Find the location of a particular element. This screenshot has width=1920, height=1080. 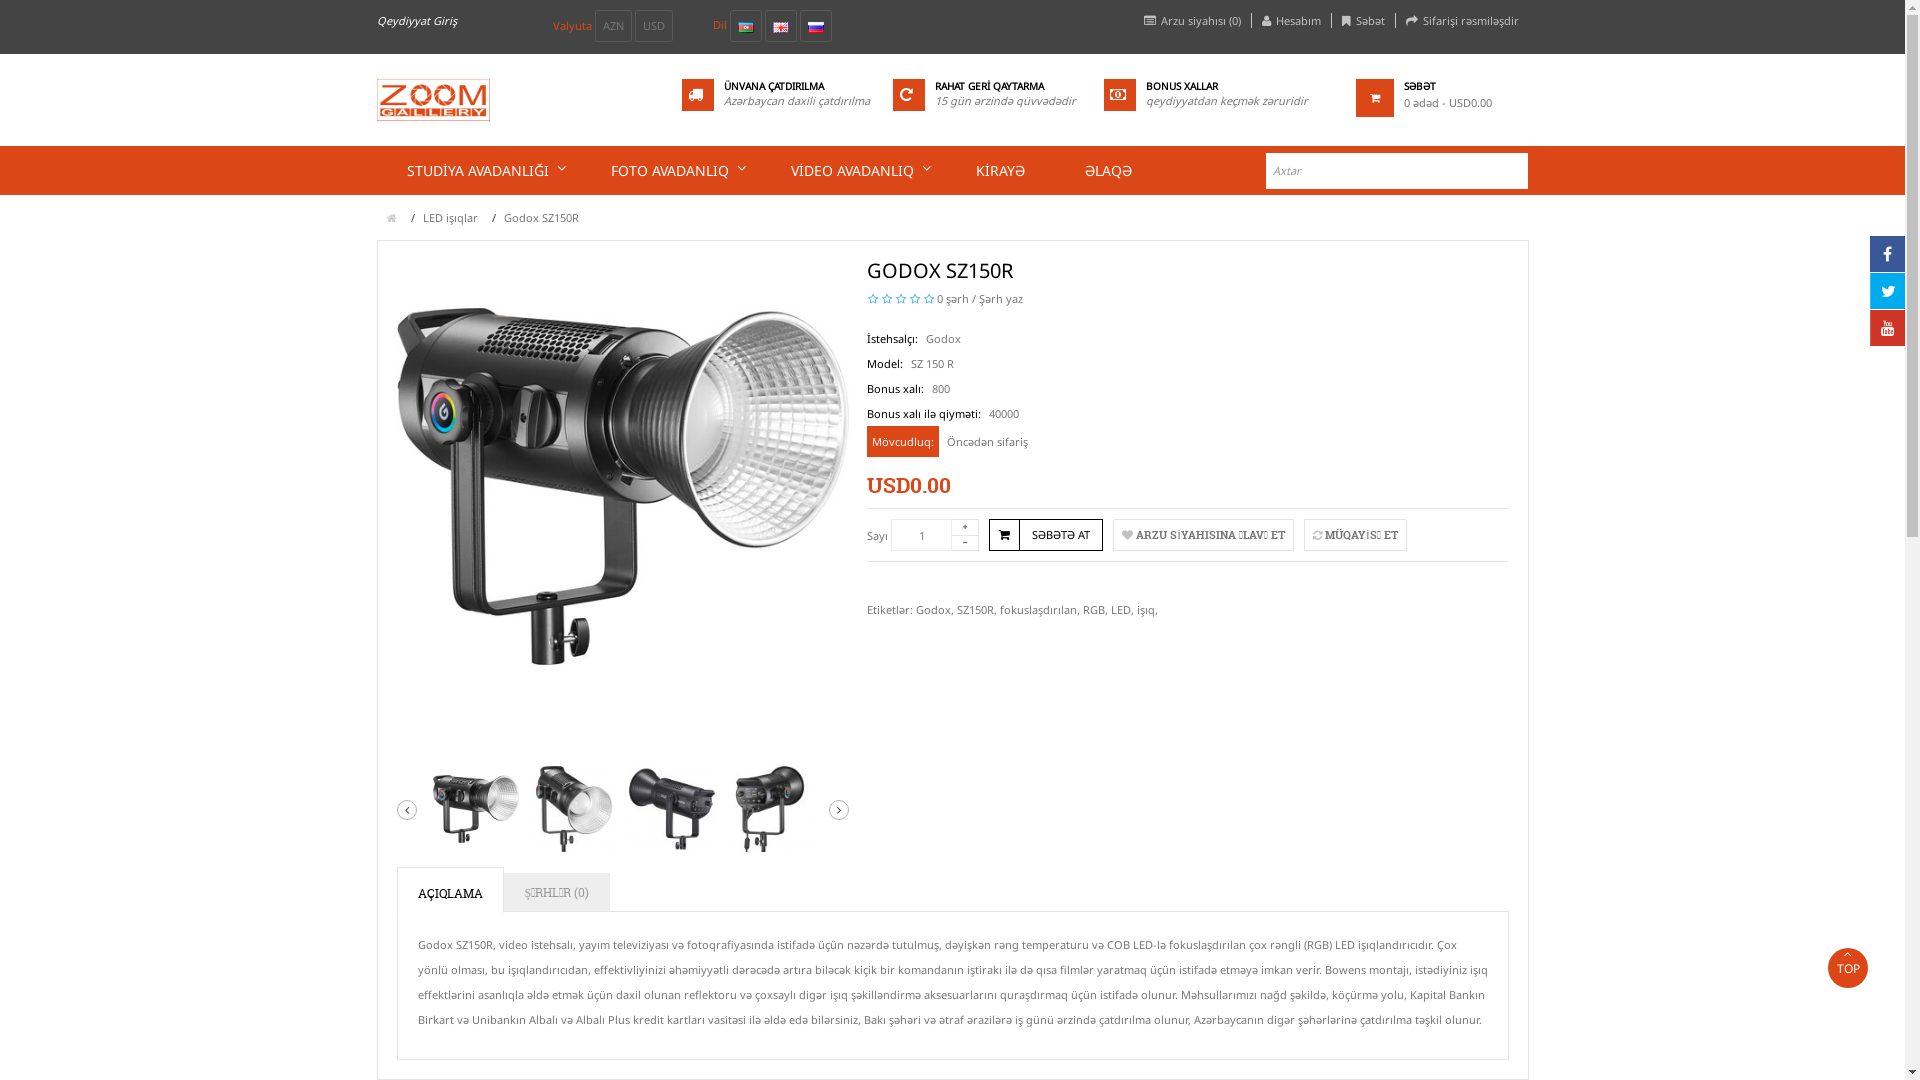

'Godox SZ150R' is located at coordinates (768, 808).